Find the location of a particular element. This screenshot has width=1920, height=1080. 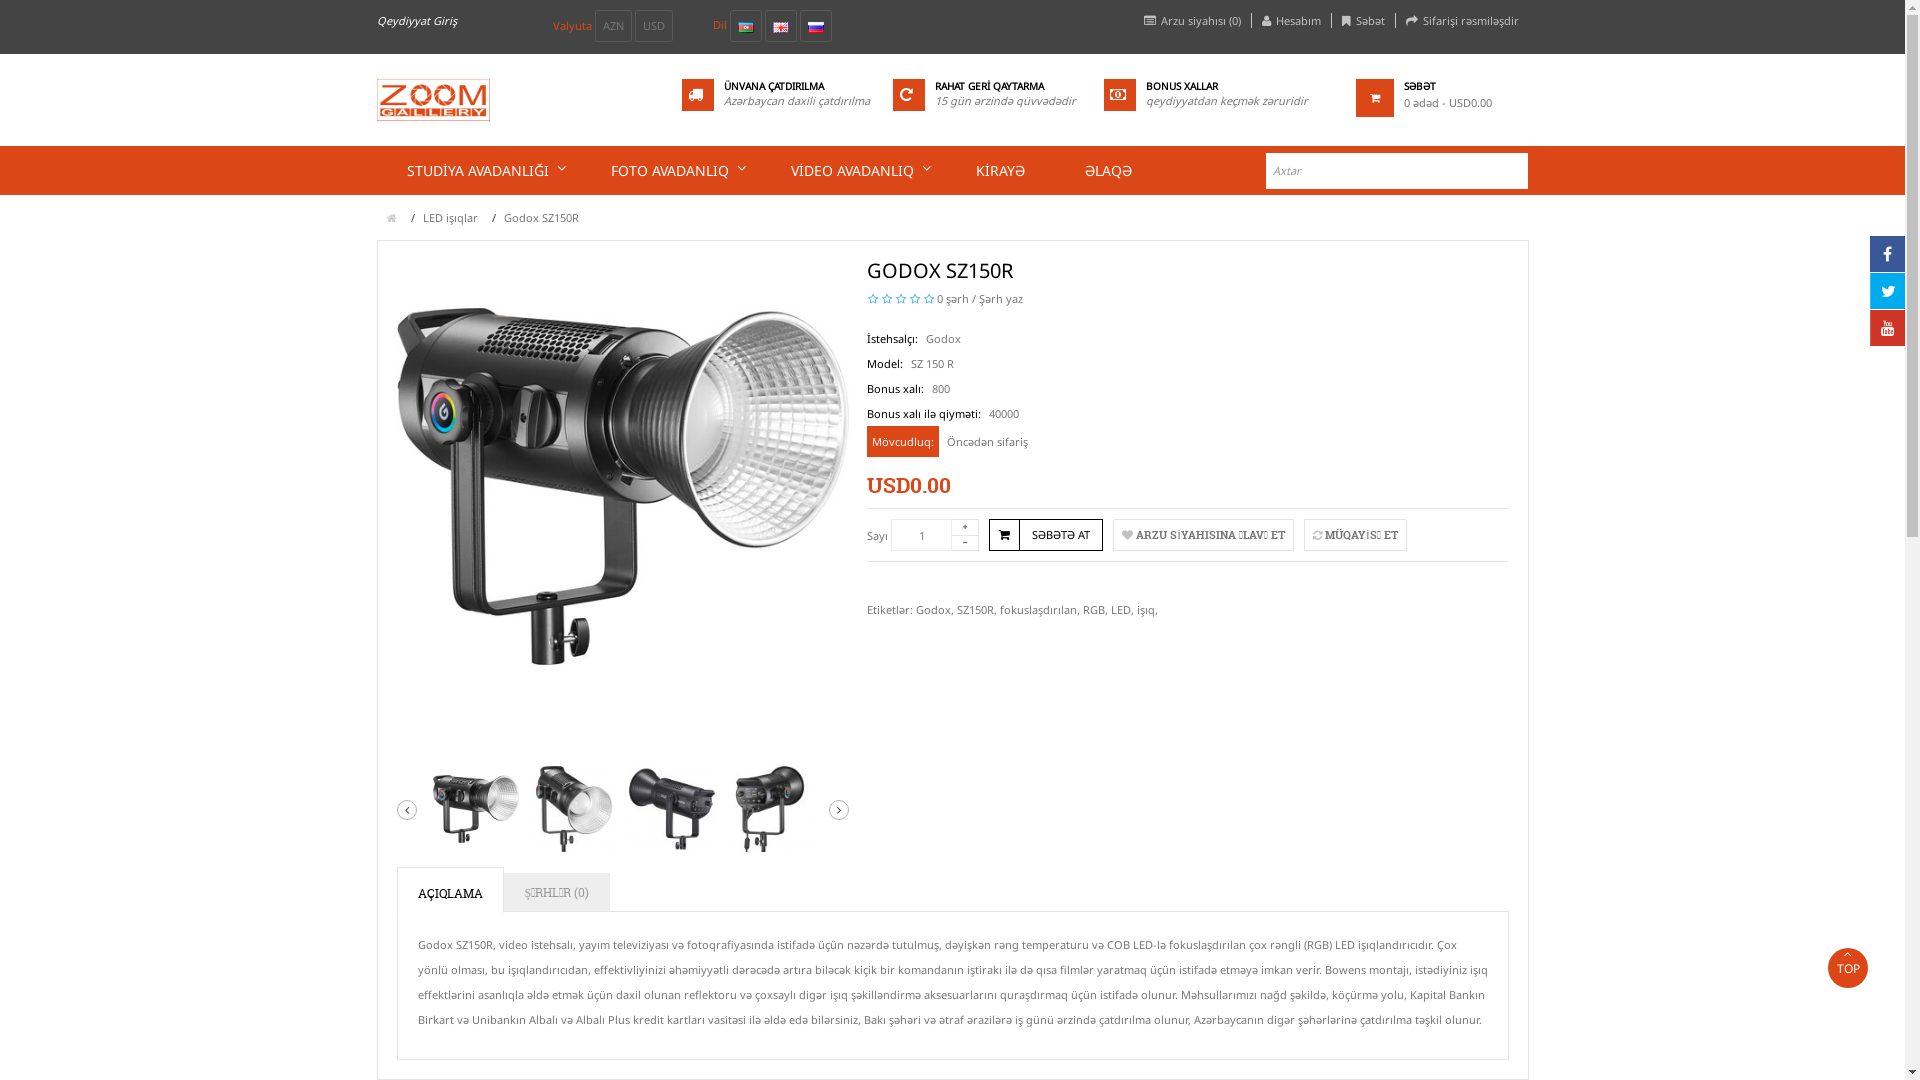

'Godox SZ150R' is located at coordinates (768, 808).